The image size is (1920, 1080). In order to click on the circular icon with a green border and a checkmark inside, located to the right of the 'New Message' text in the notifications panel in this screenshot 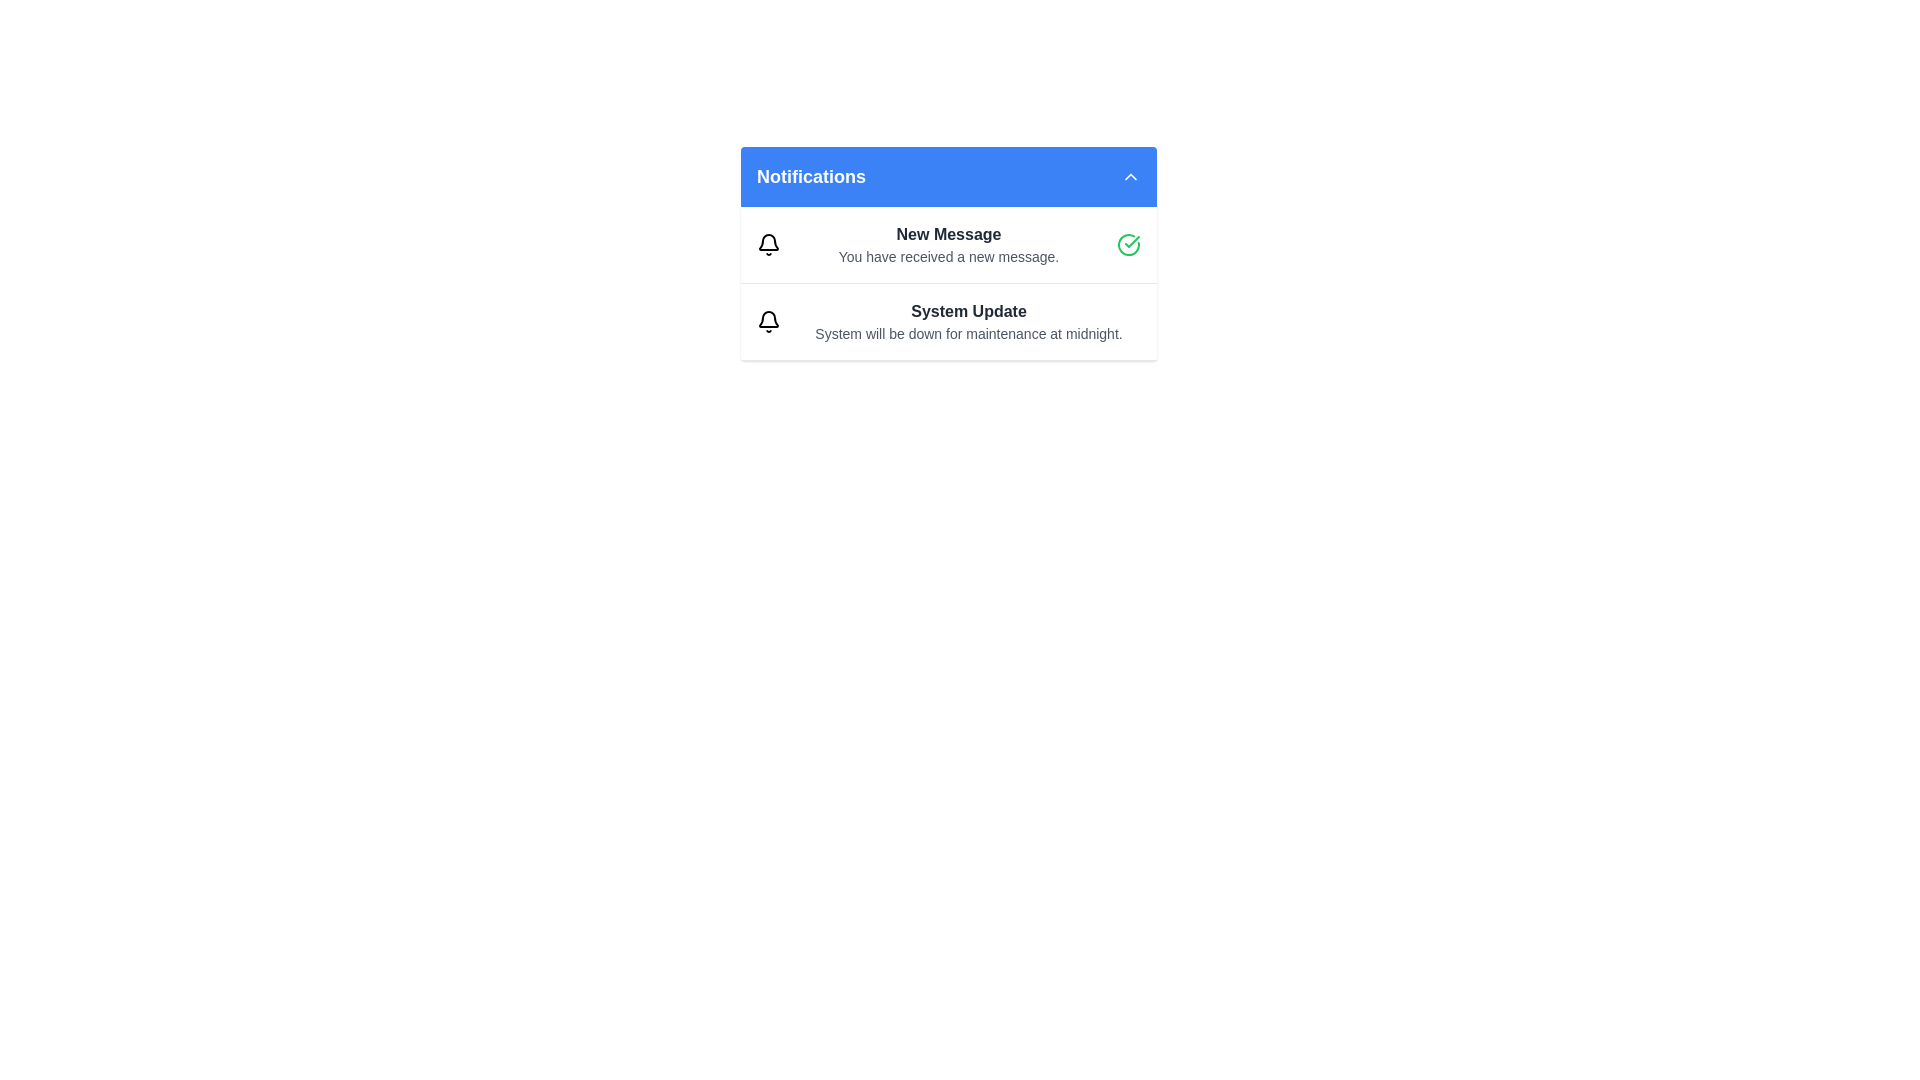, I will do `click(1128, 244)`.